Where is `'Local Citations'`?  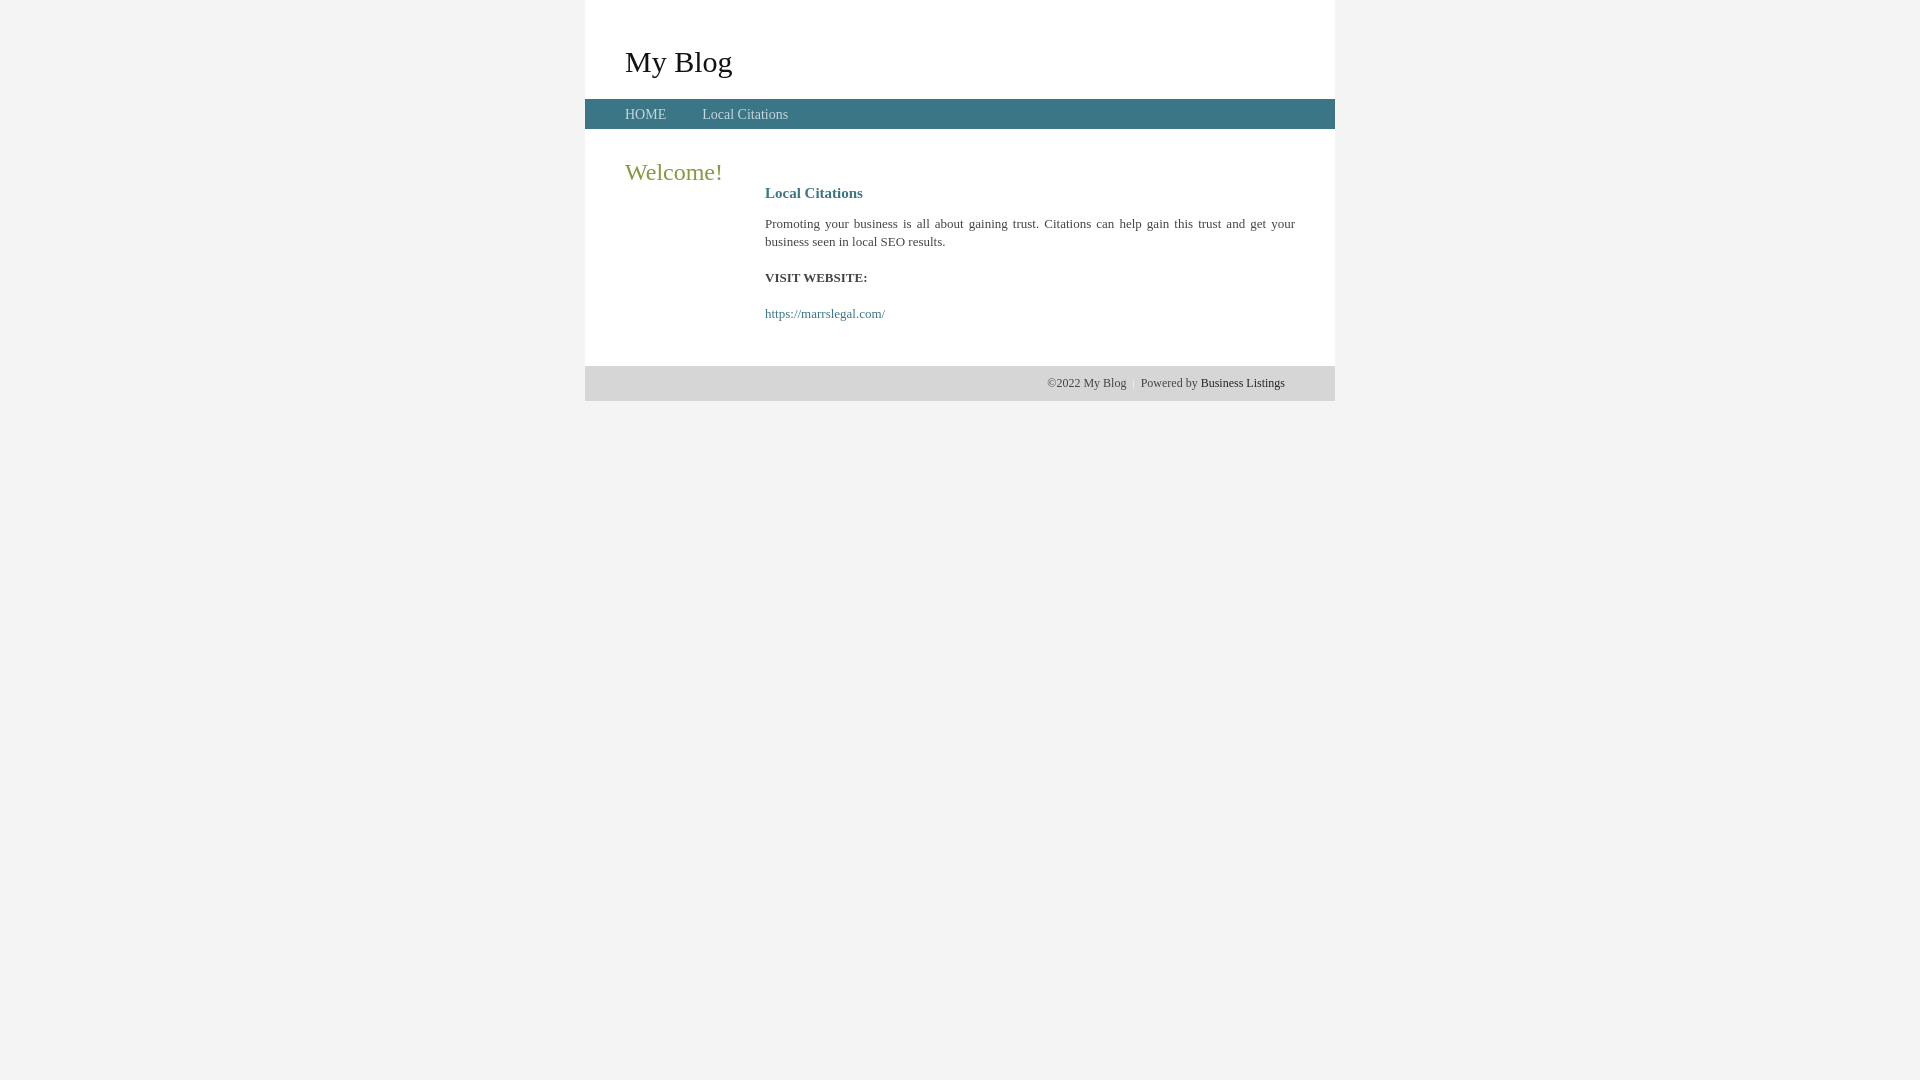
'Local Citations' is located at coordinates (743, 114).